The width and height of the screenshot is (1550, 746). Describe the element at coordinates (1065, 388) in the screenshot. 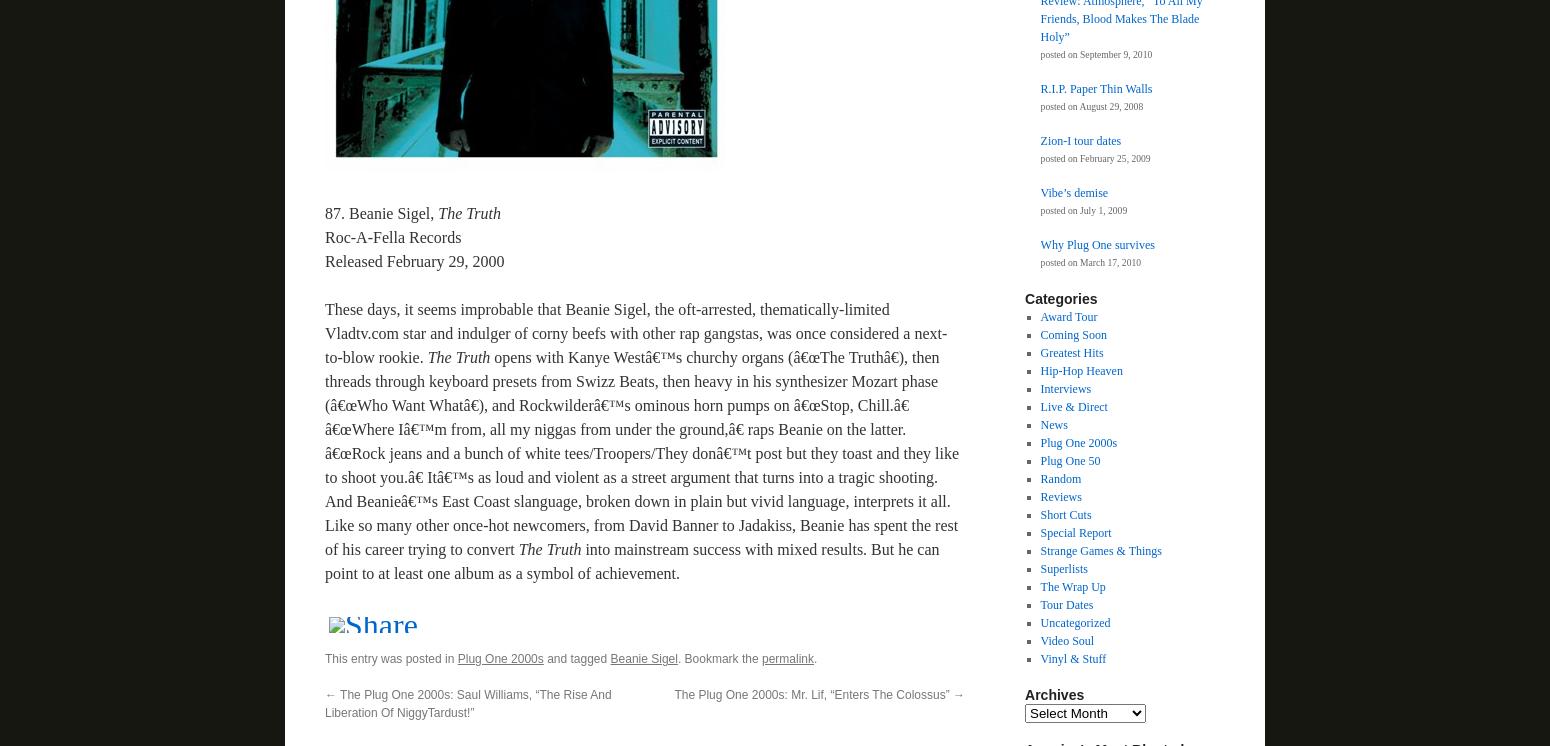

I see `'Interviews'` at that location.